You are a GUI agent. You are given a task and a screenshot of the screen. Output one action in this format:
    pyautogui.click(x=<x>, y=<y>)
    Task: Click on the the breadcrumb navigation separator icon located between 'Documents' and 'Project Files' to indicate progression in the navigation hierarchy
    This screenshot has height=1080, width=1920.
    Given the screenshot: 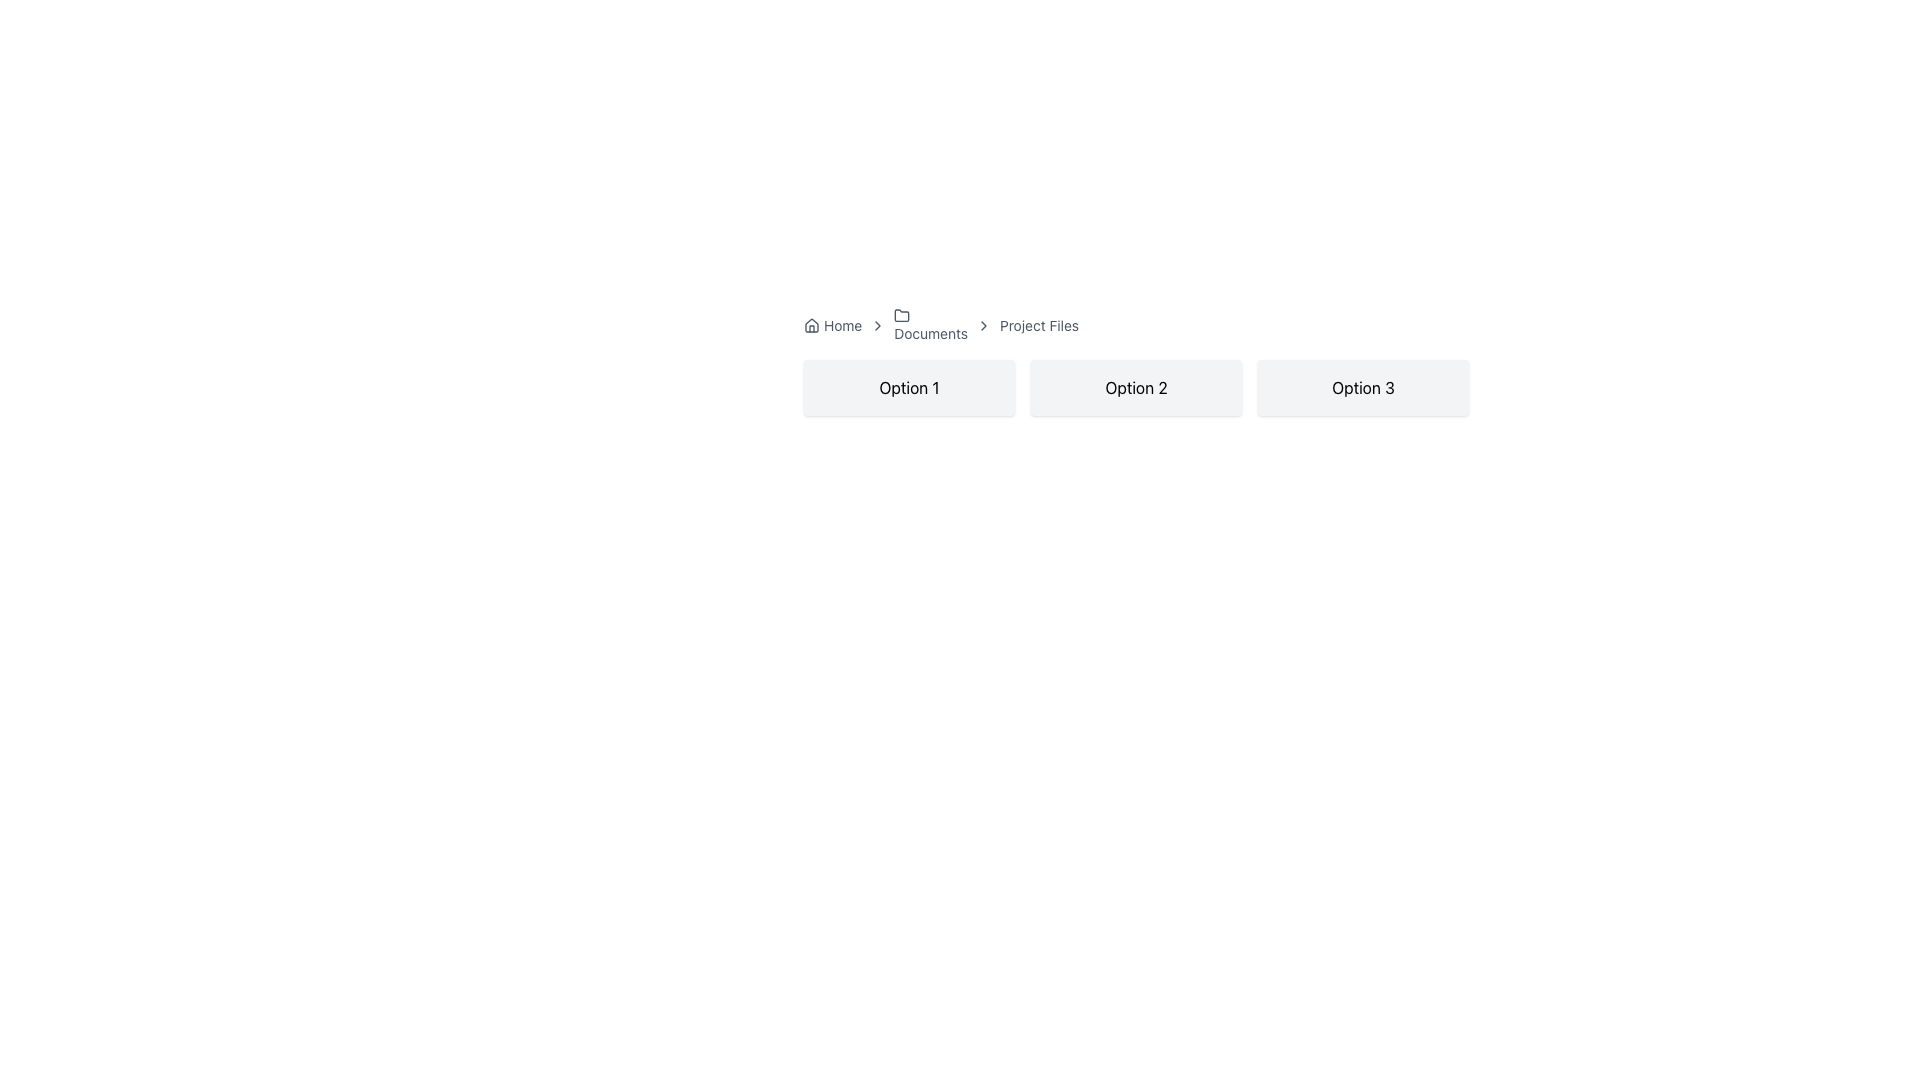 What is the action you would take?
    pyautogui.click(x=983, y=325)
    